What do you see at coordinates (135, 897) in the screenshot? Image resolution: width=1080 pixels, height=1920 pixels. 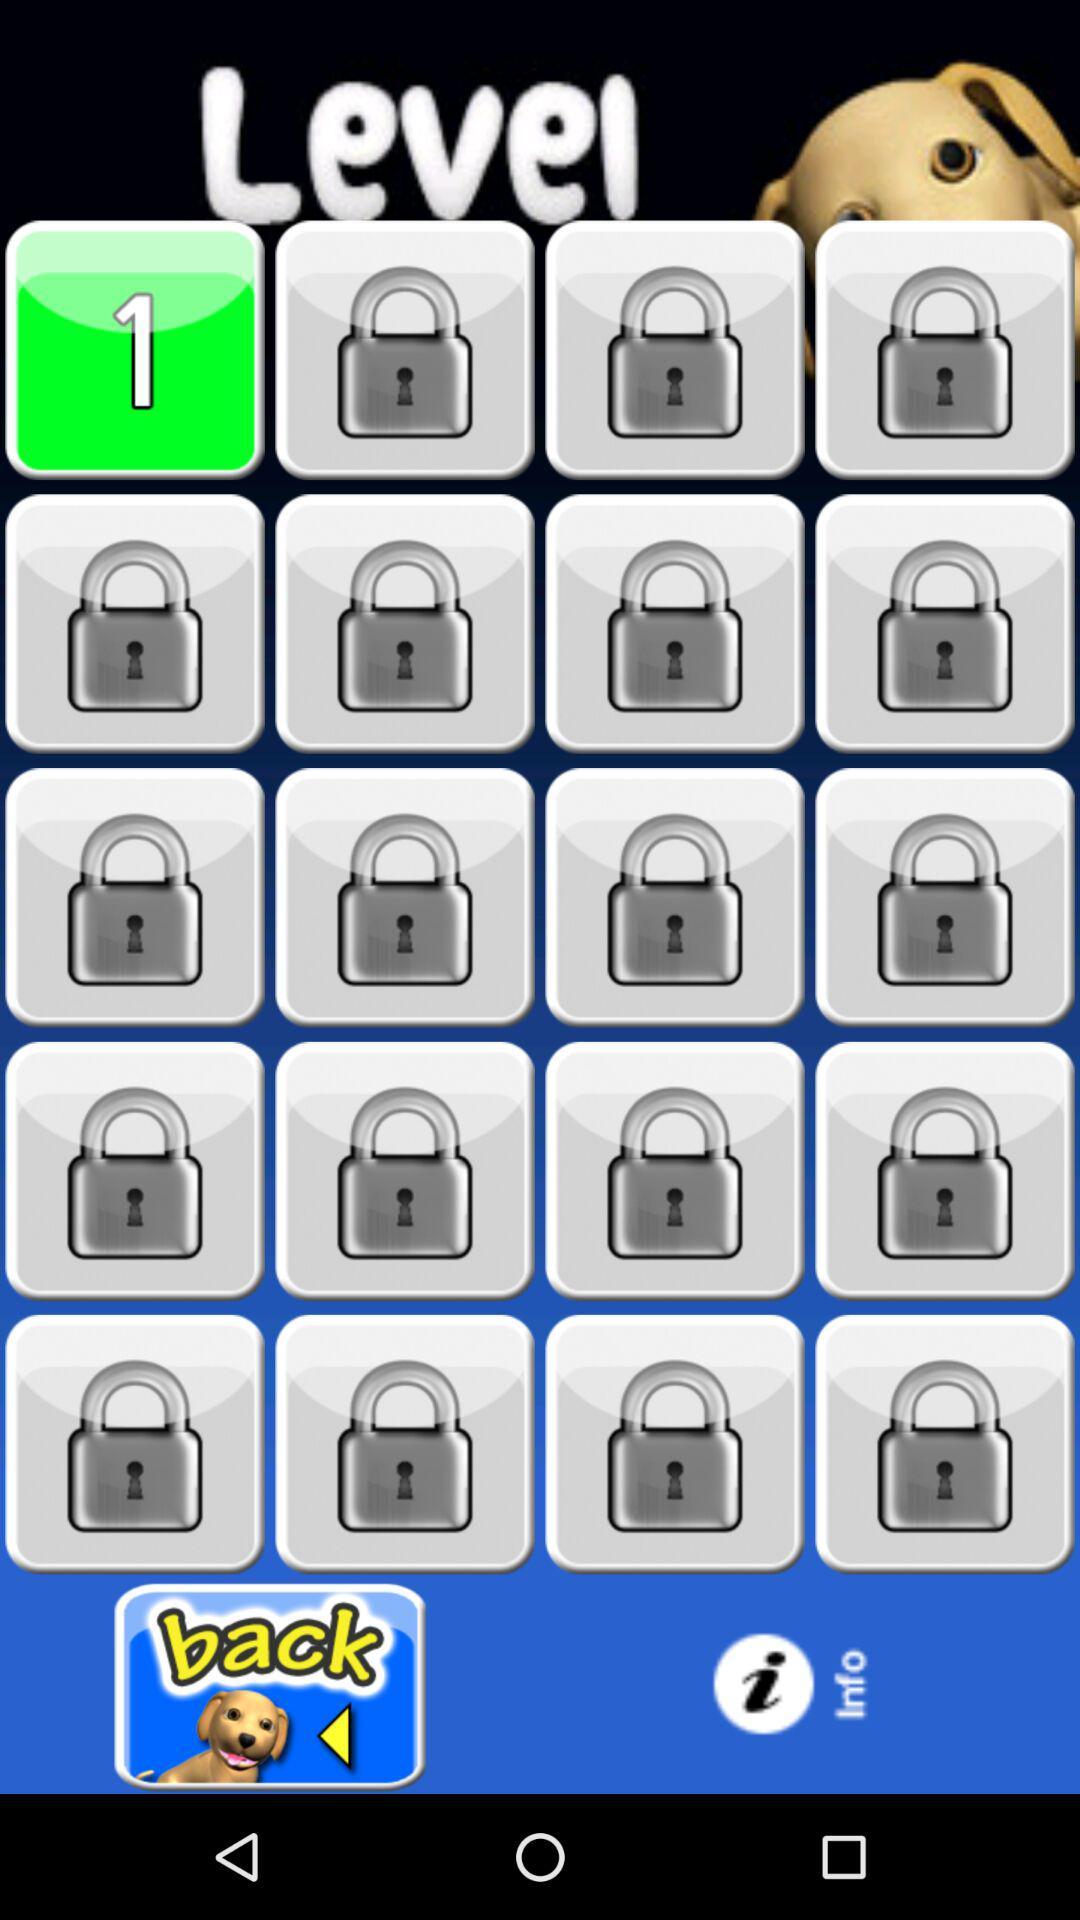 I see `locked level` at bounding box center [135, 897].